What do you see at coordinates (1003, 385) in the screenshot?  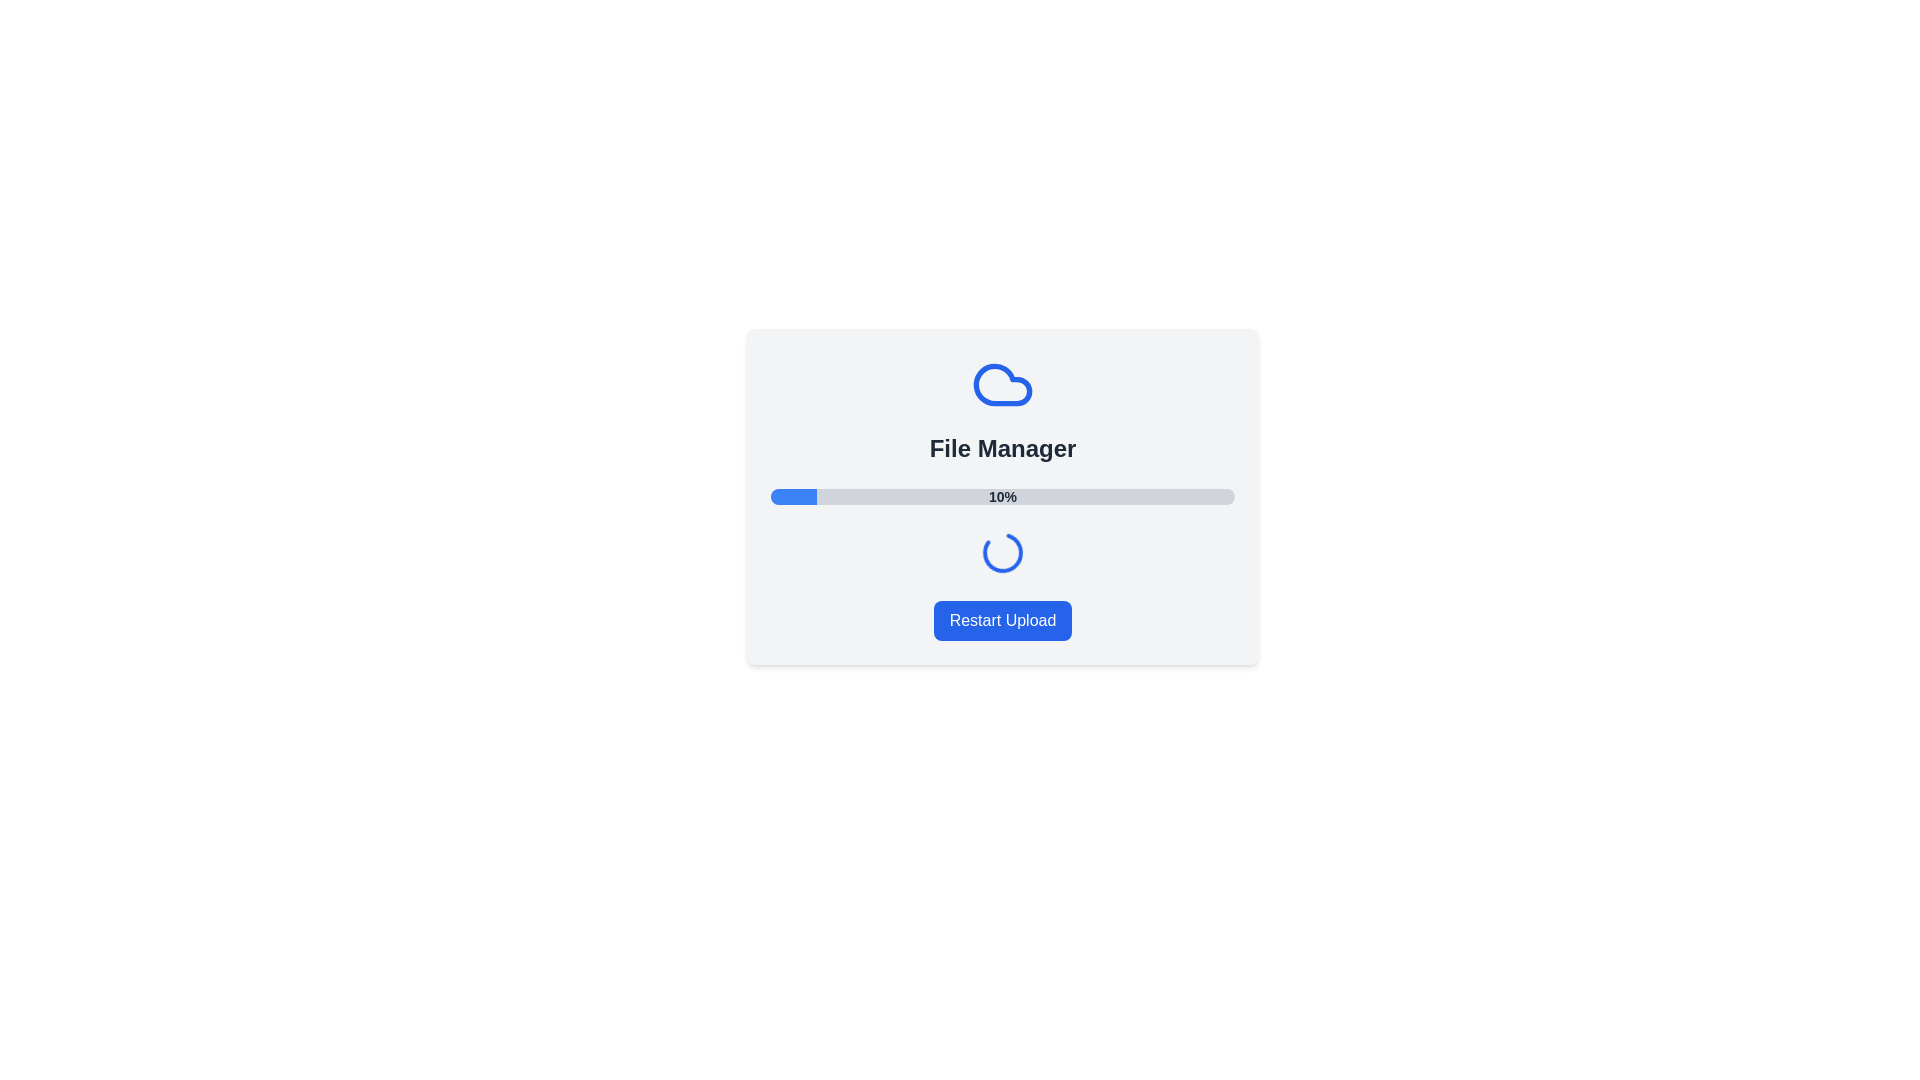 I see `the cloud-shaped icon outlined in blue, located at the top center above the 'File Manager' text` at bounding box center [1003, 385].